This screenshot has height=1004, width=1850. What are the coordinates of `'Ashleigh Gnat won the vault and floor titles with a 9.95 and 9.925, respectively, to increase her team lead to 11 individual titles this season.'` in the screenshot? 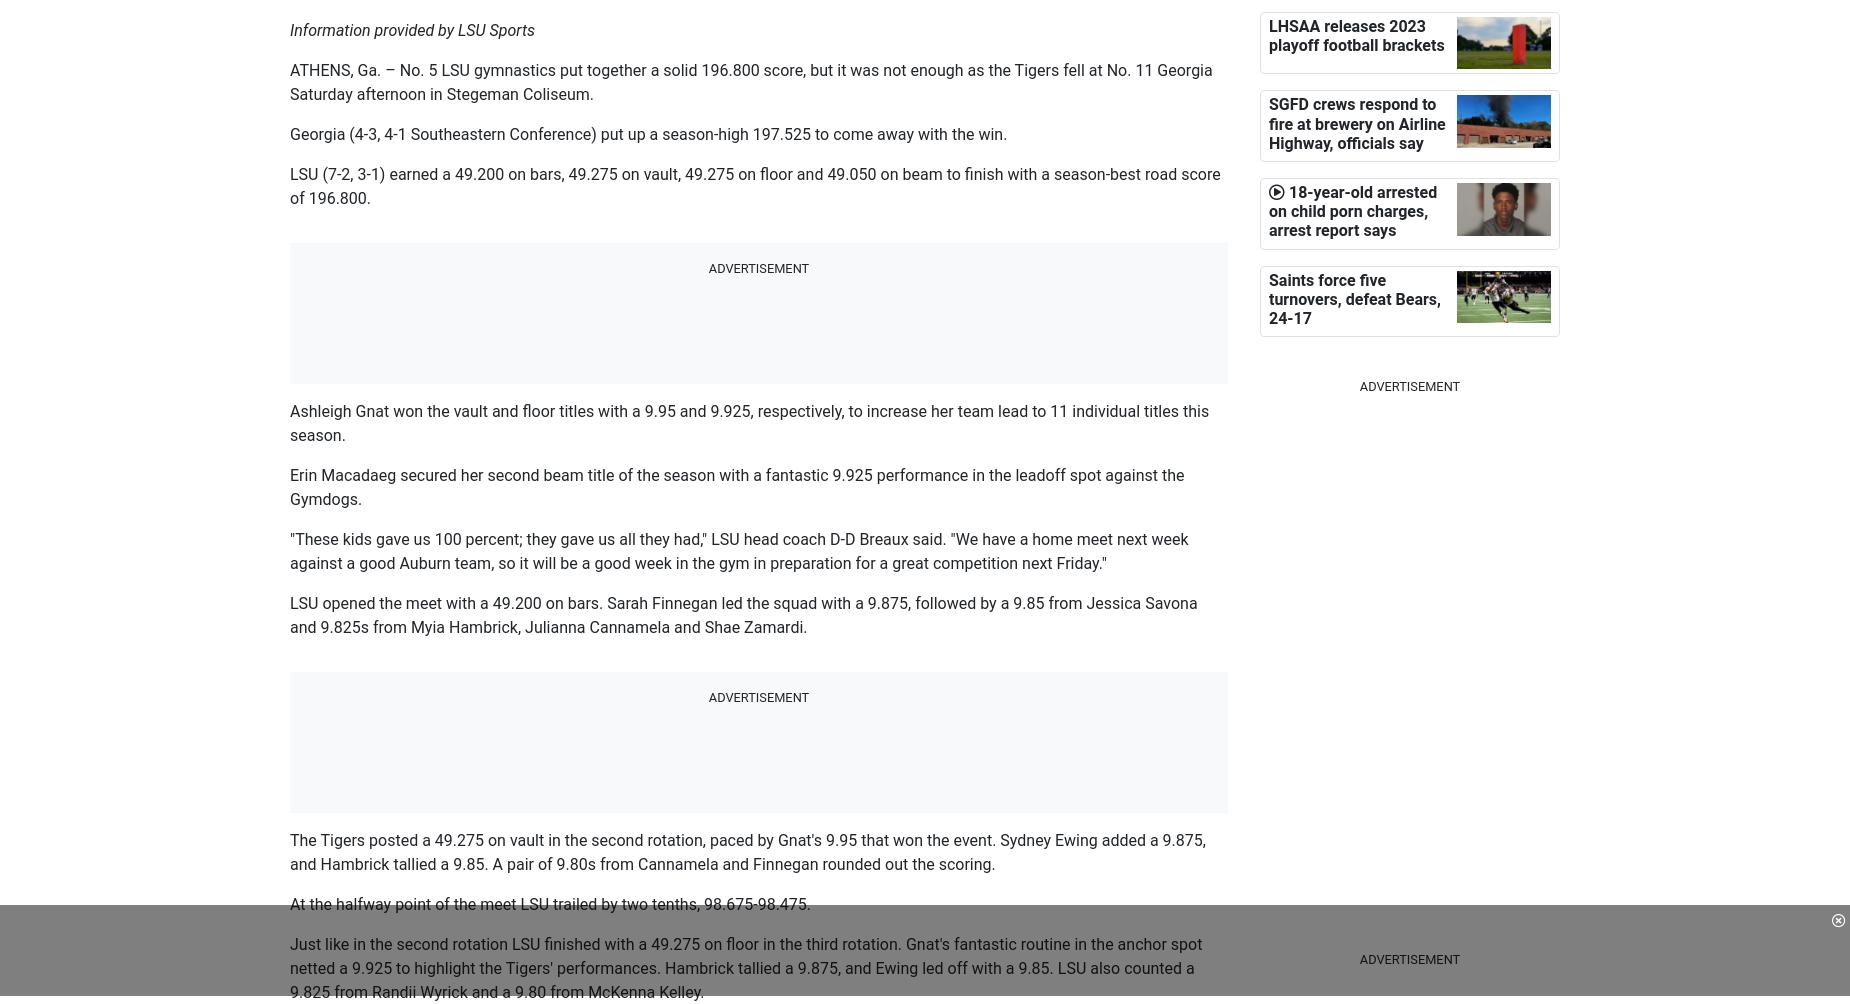 It's located at (749, 422).